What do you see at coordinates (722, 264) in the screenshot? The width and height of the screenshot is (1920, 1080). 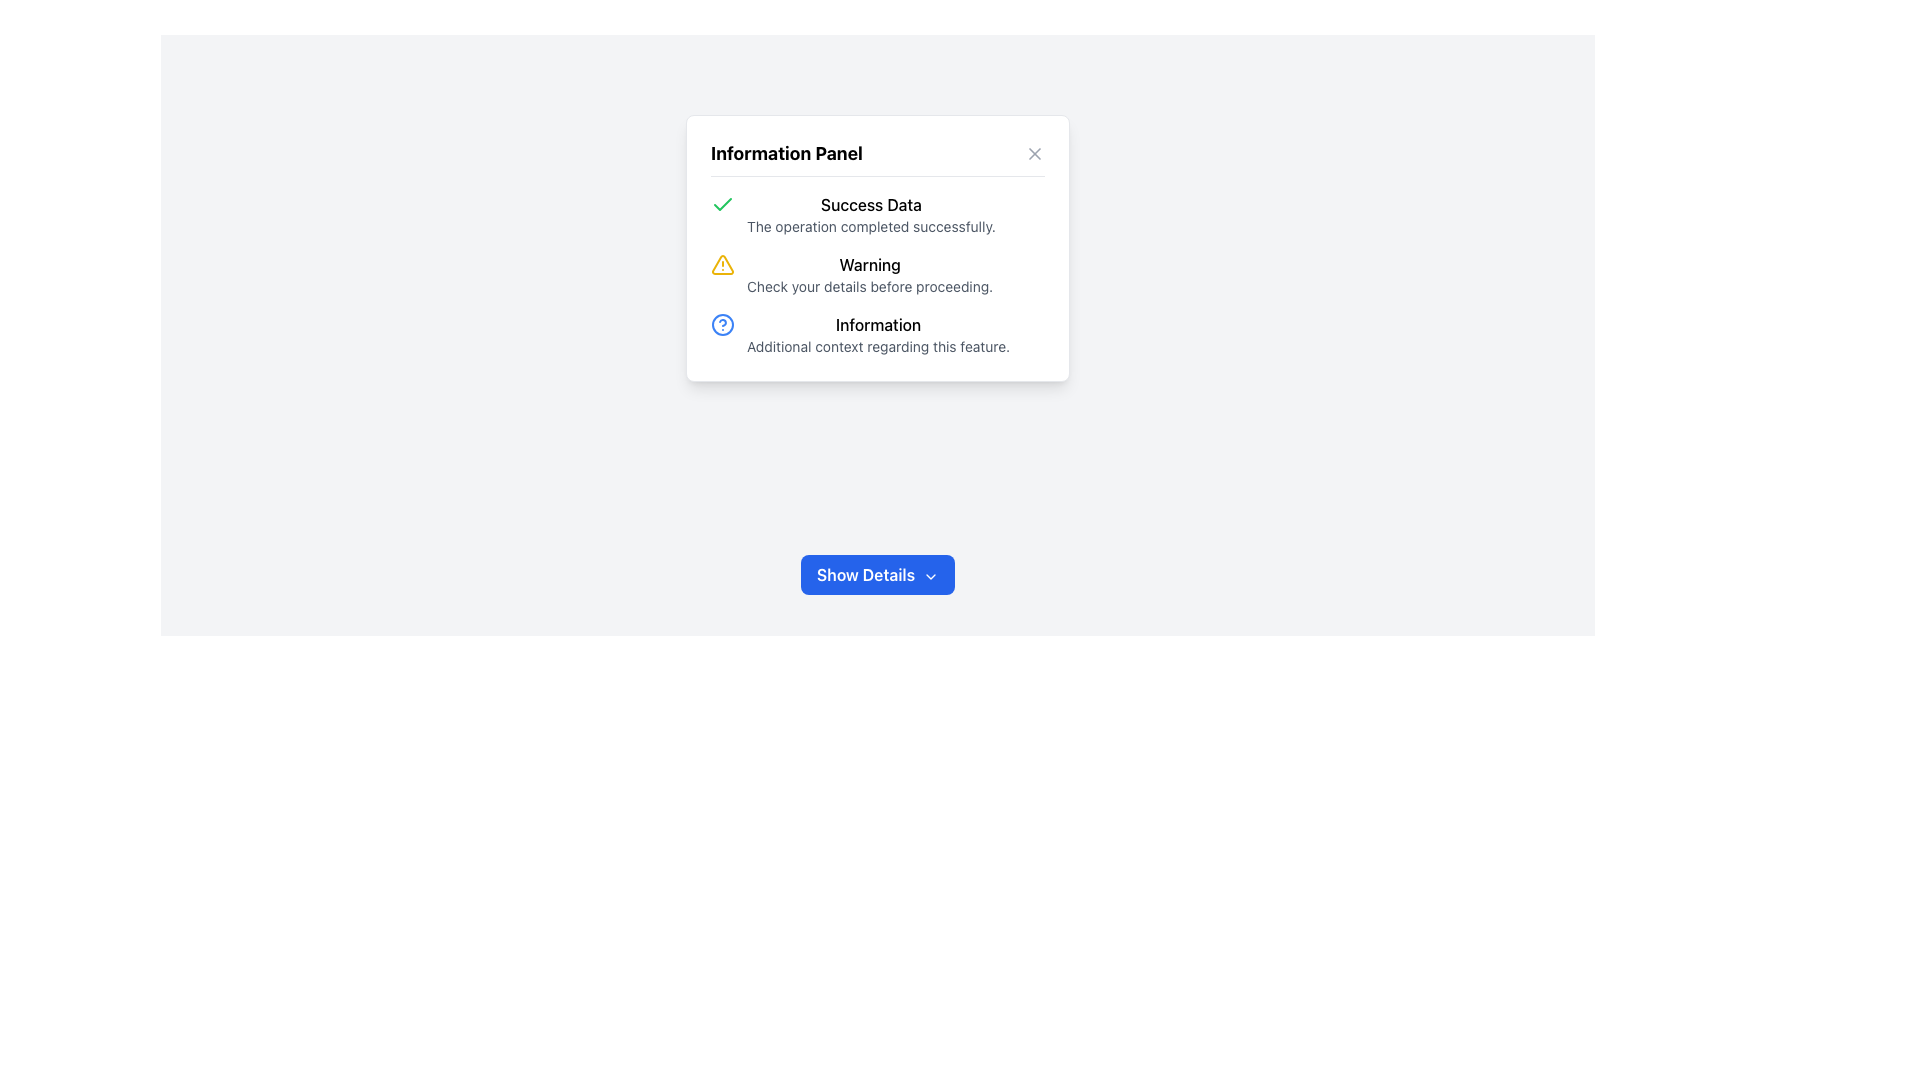 I see `the warning icon located in the Information Panel, adjacent to the 'Warning' text and the descriptive text 'Check your details before proceeding.'` at bounding box center [722, 264].